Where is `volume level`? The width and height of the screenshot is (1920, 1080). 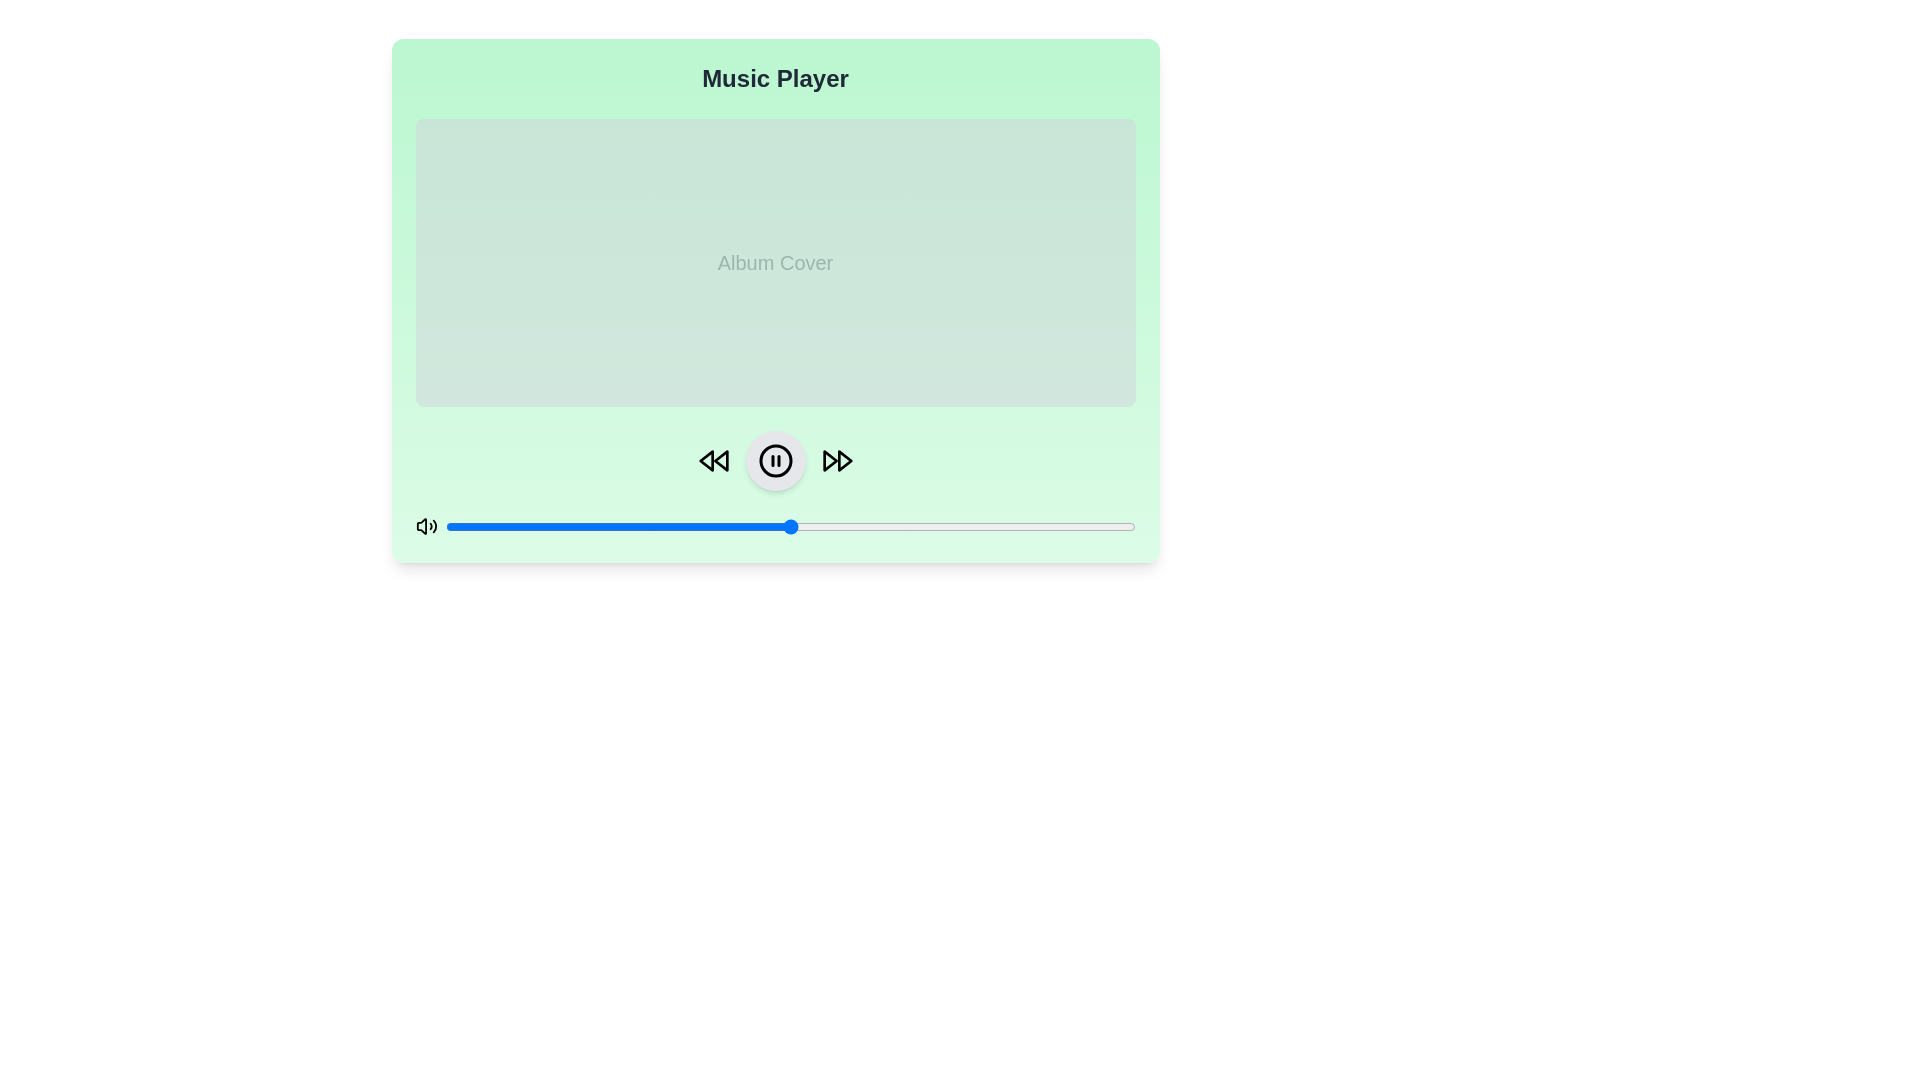 volume level is located at coordinates (610, 526).